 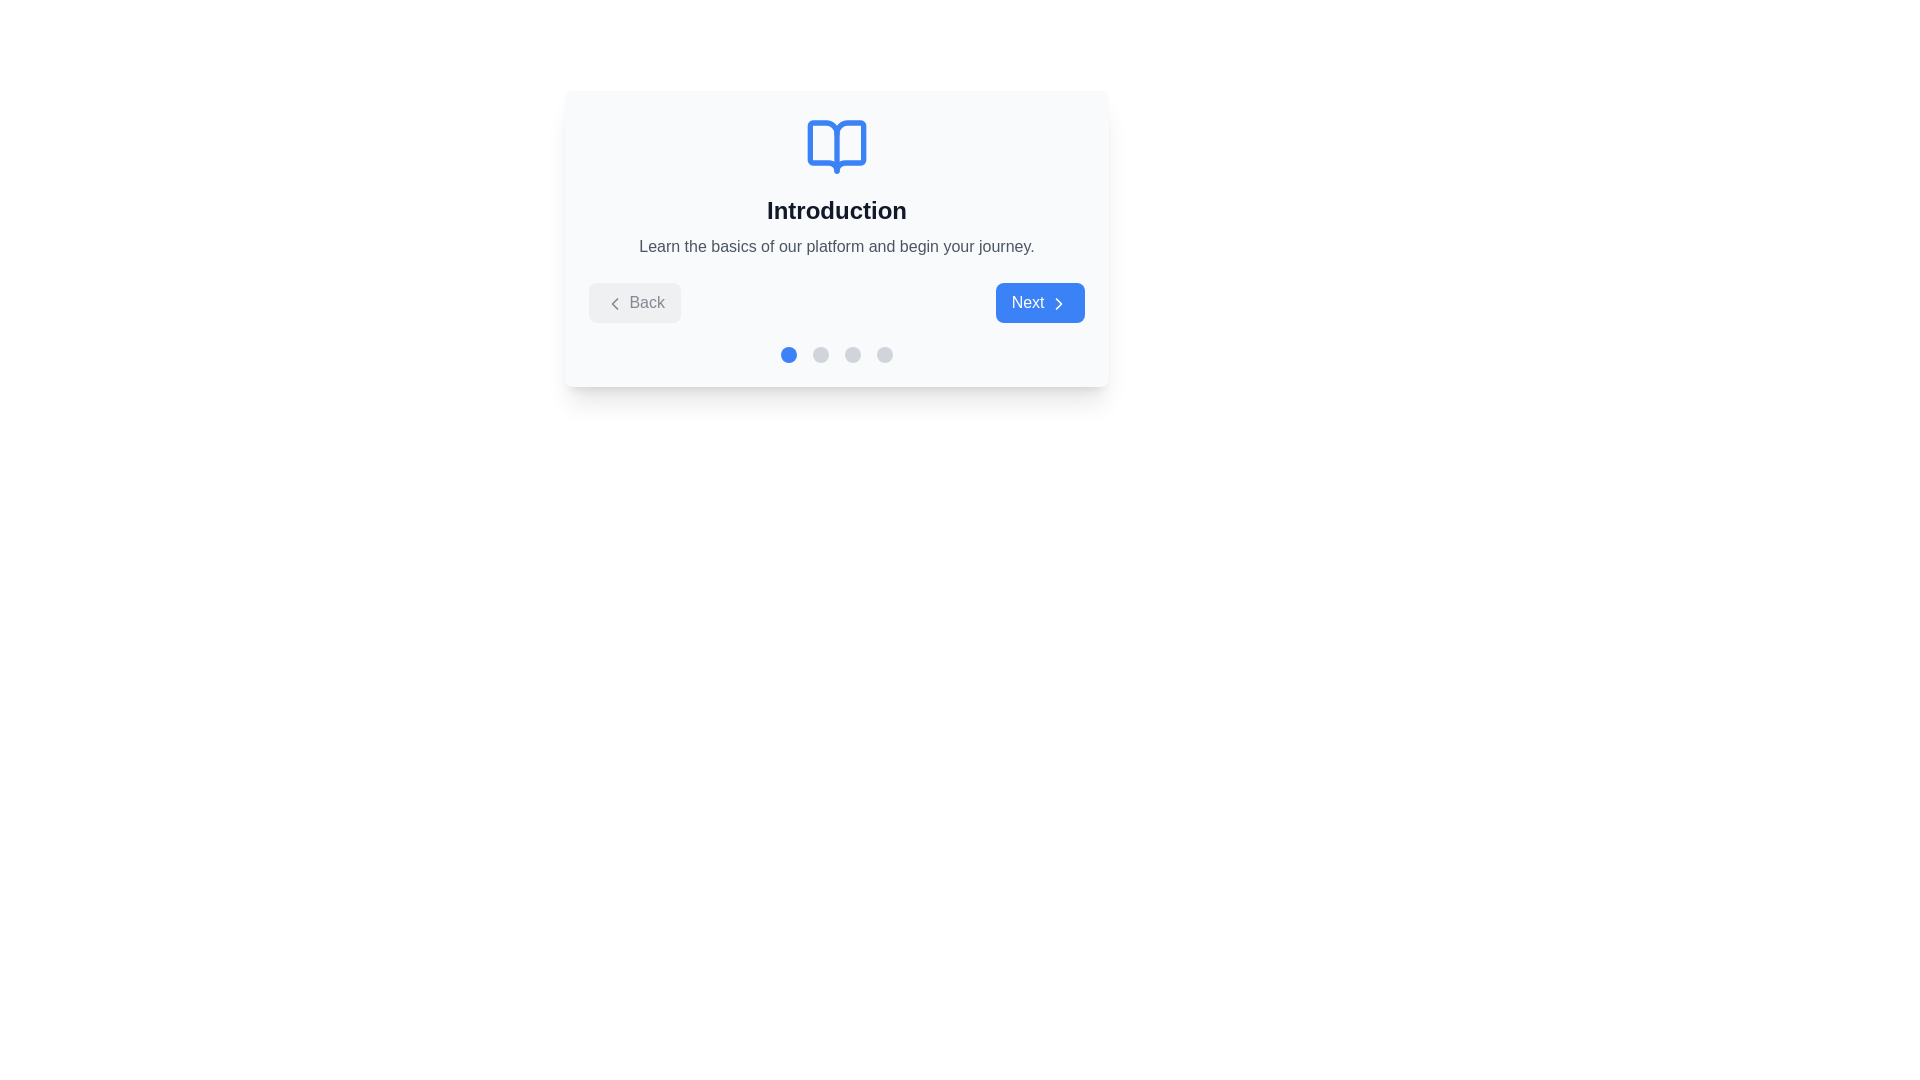 What do you see at coordinates (1058, 303) in the screenshot?
I see `the right-pointing chevron icon located within the 'Next' button, which has a blue background and white text` at bounding box center [1058, 303].